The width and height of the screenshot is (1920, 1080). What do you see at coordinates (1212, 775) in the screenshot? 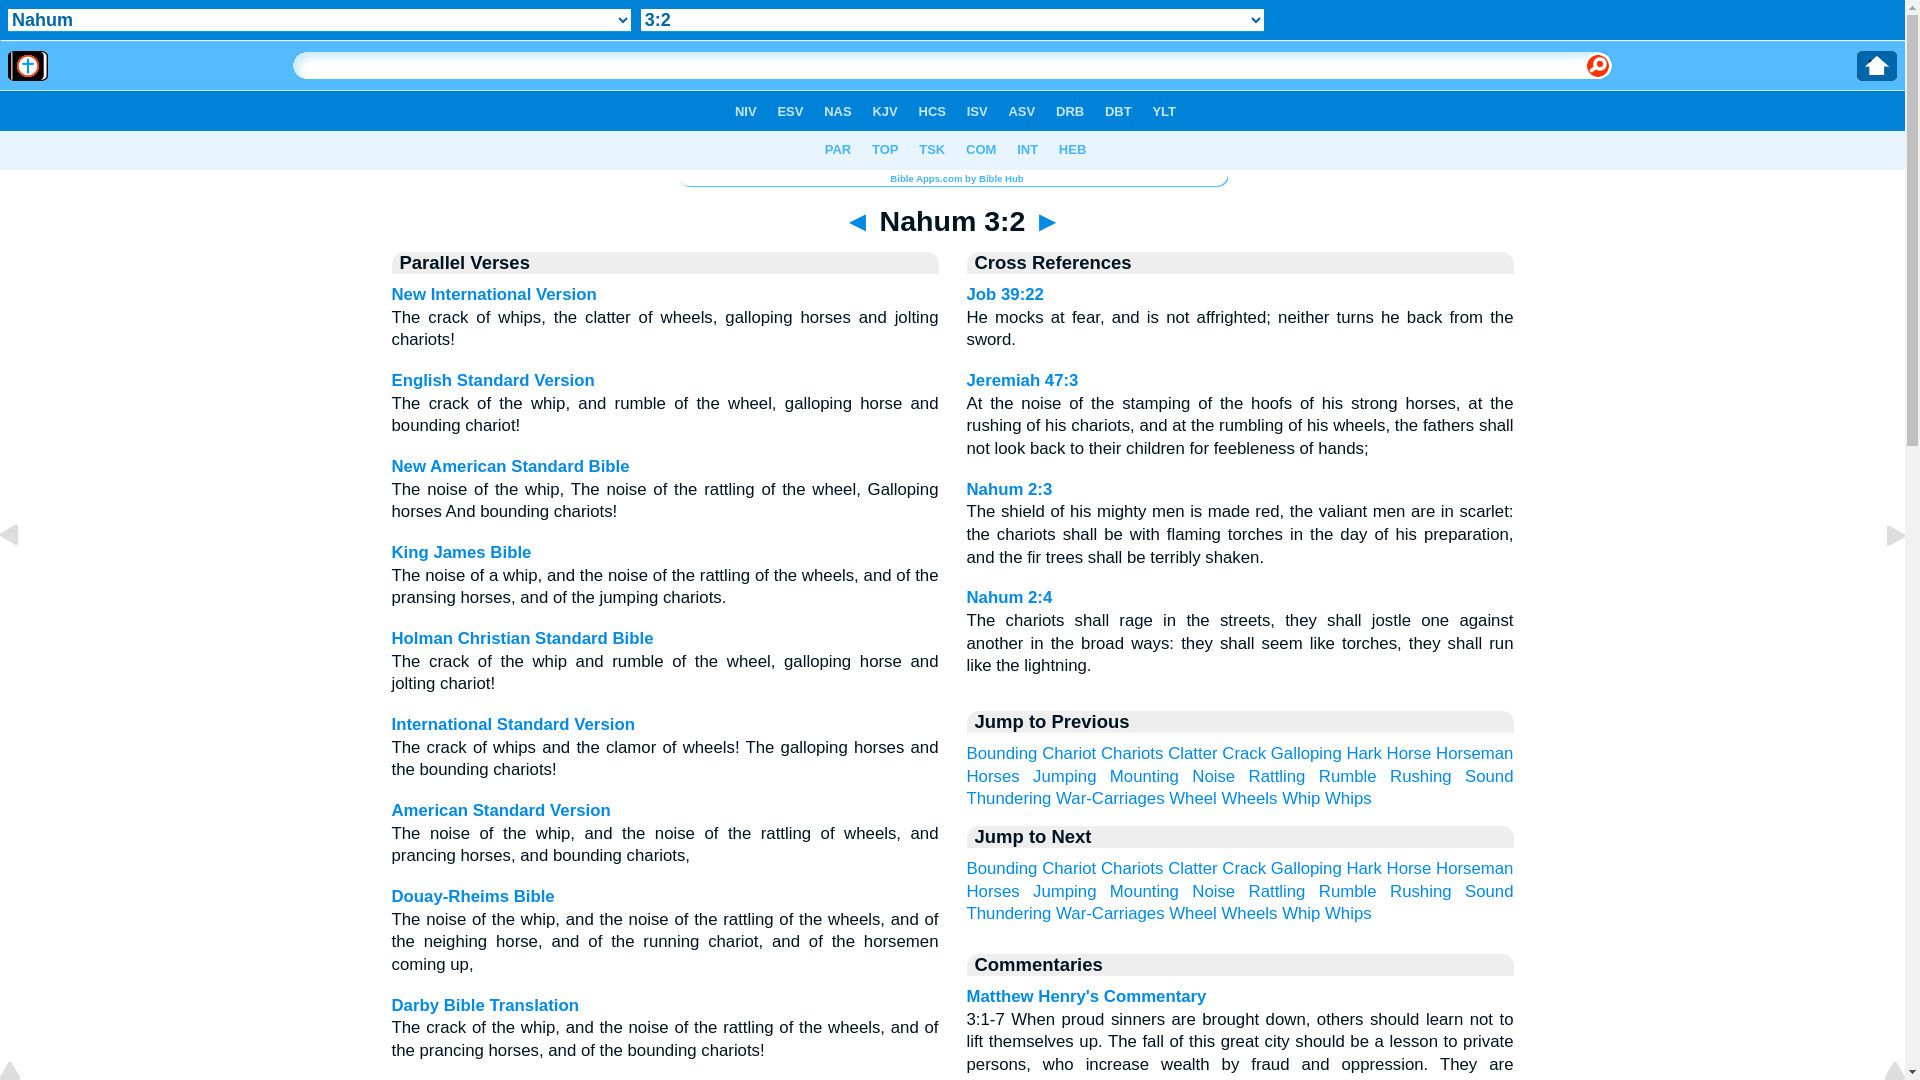
I see `'Noise'` at bounding box center [1212, 775].